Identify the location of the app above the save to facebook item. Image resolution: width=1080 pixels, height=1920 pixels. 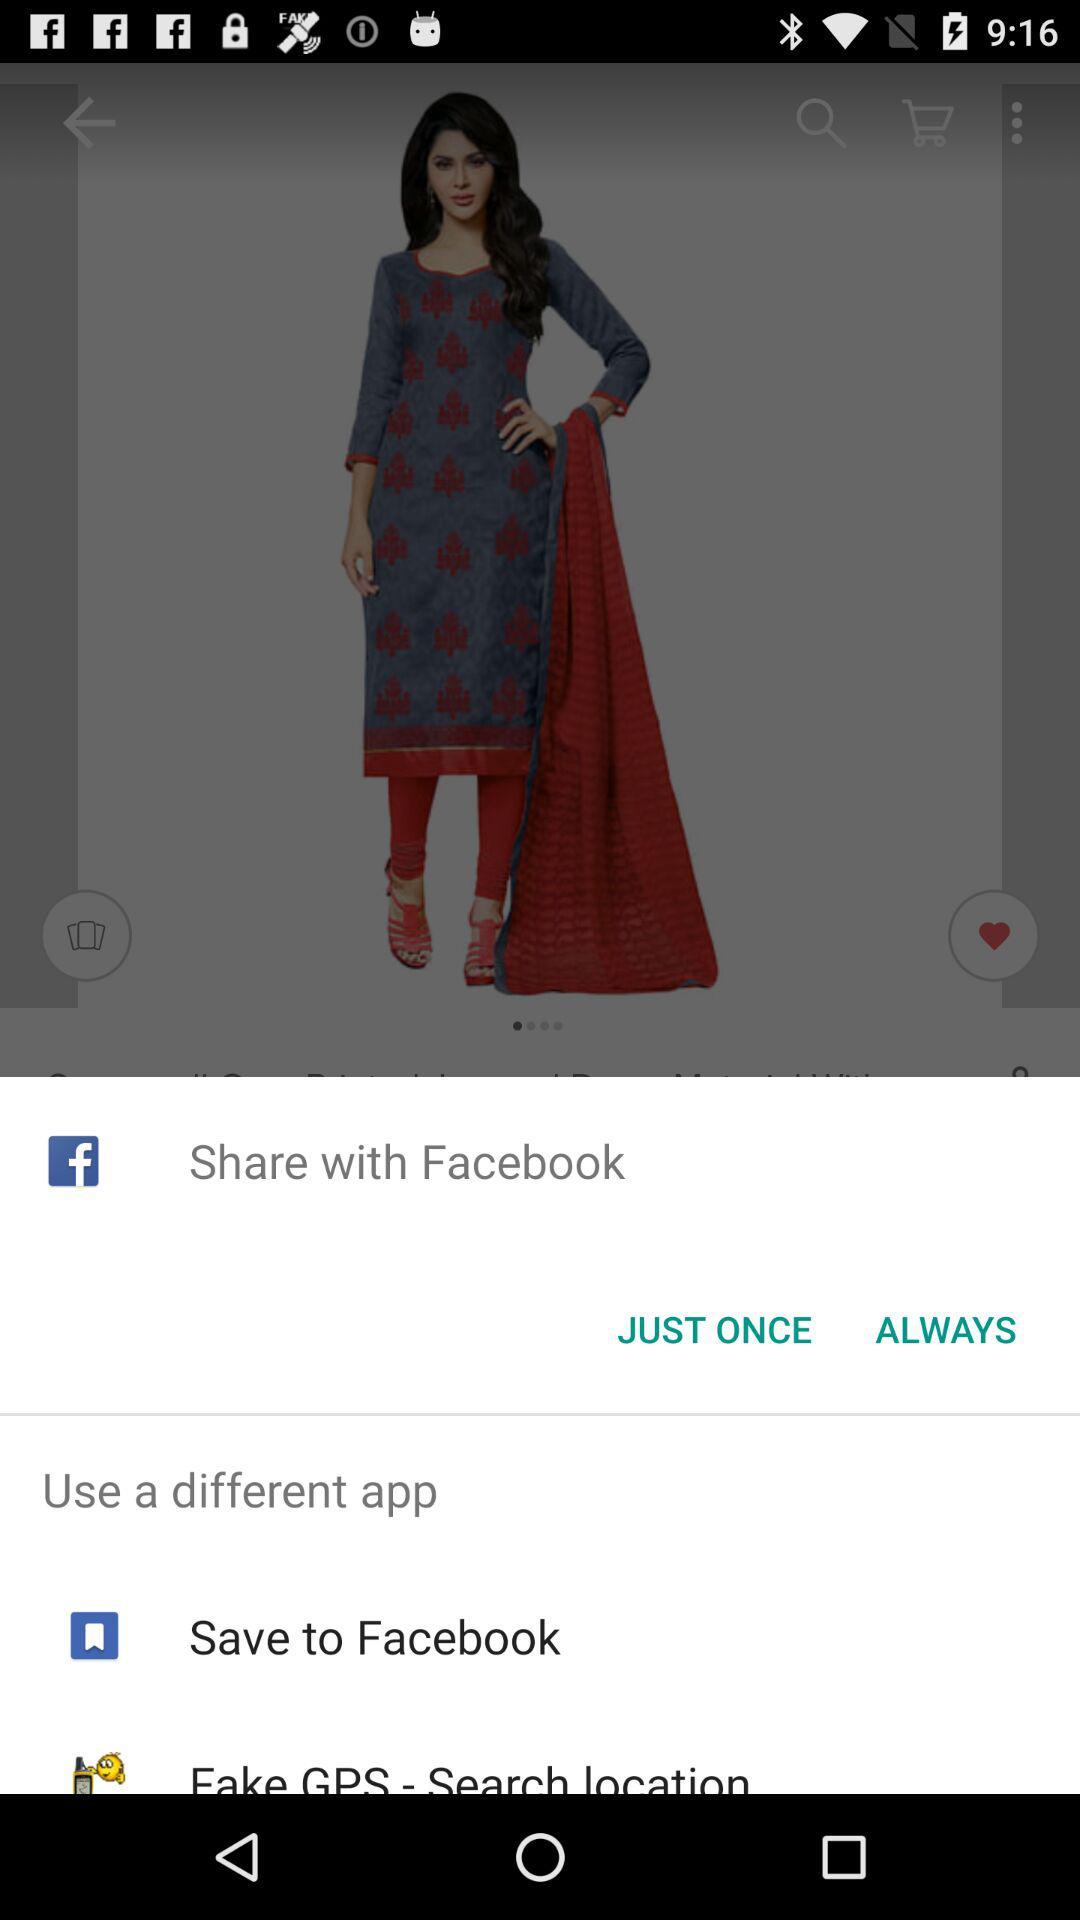
(540, 1489).